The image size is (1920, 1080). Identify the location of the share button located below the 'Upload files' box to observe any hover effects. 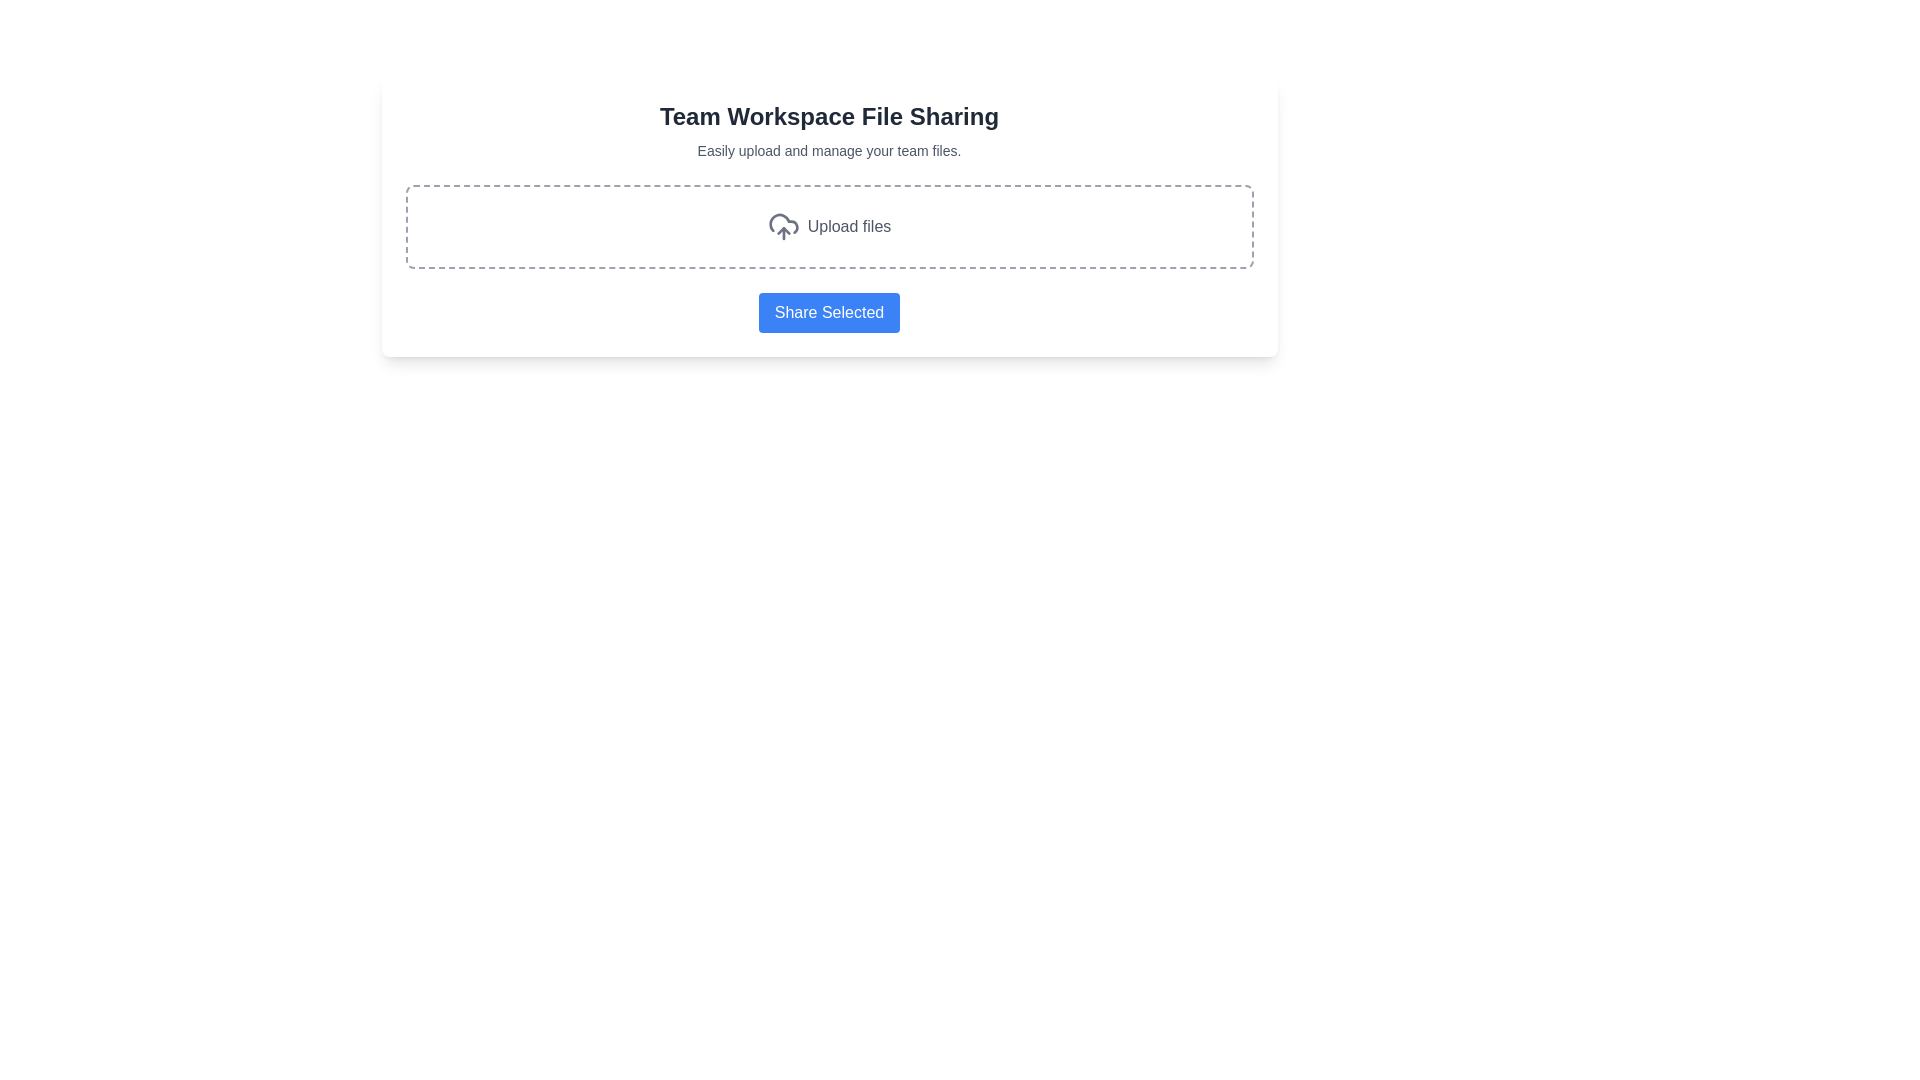
(829, 312).